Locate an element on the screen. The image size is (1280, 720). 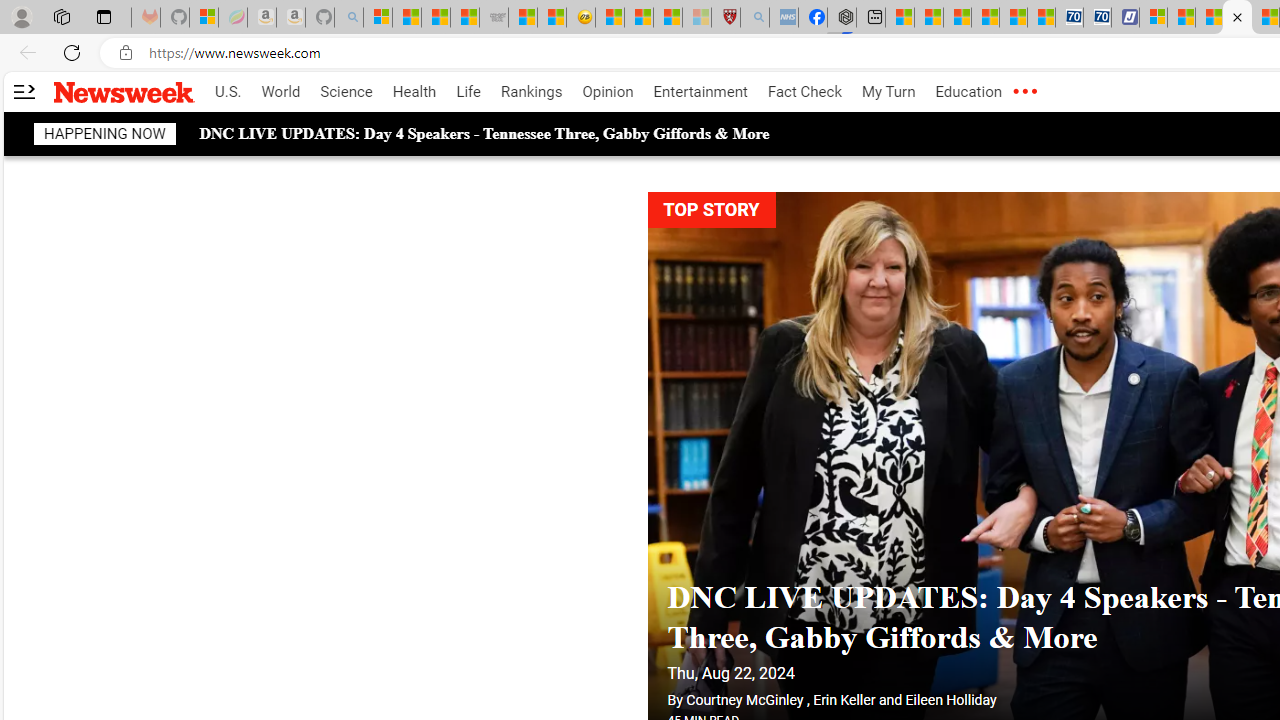
'Health' is located at coordinates (413, 92).